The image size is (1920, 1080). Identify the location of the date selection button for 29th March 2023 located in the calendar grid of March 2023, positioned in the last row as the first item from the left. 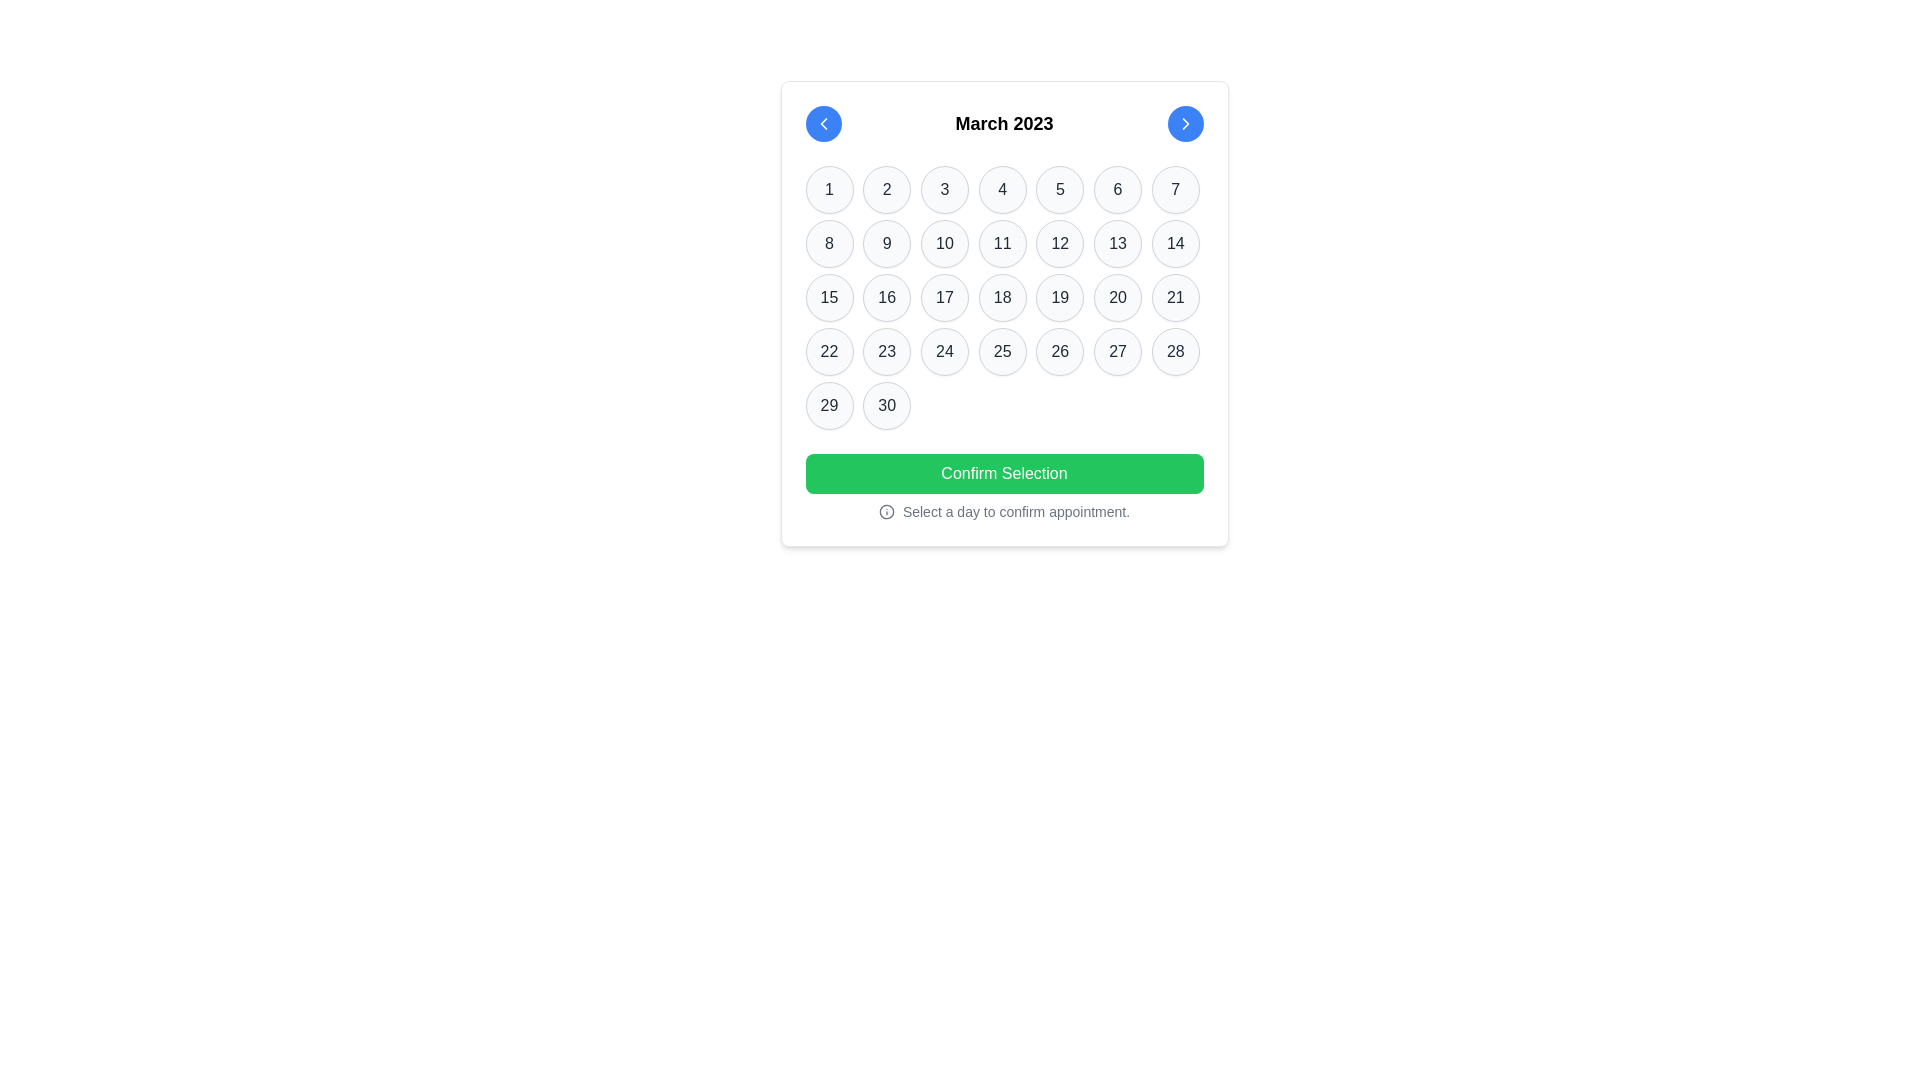
(829, 405).